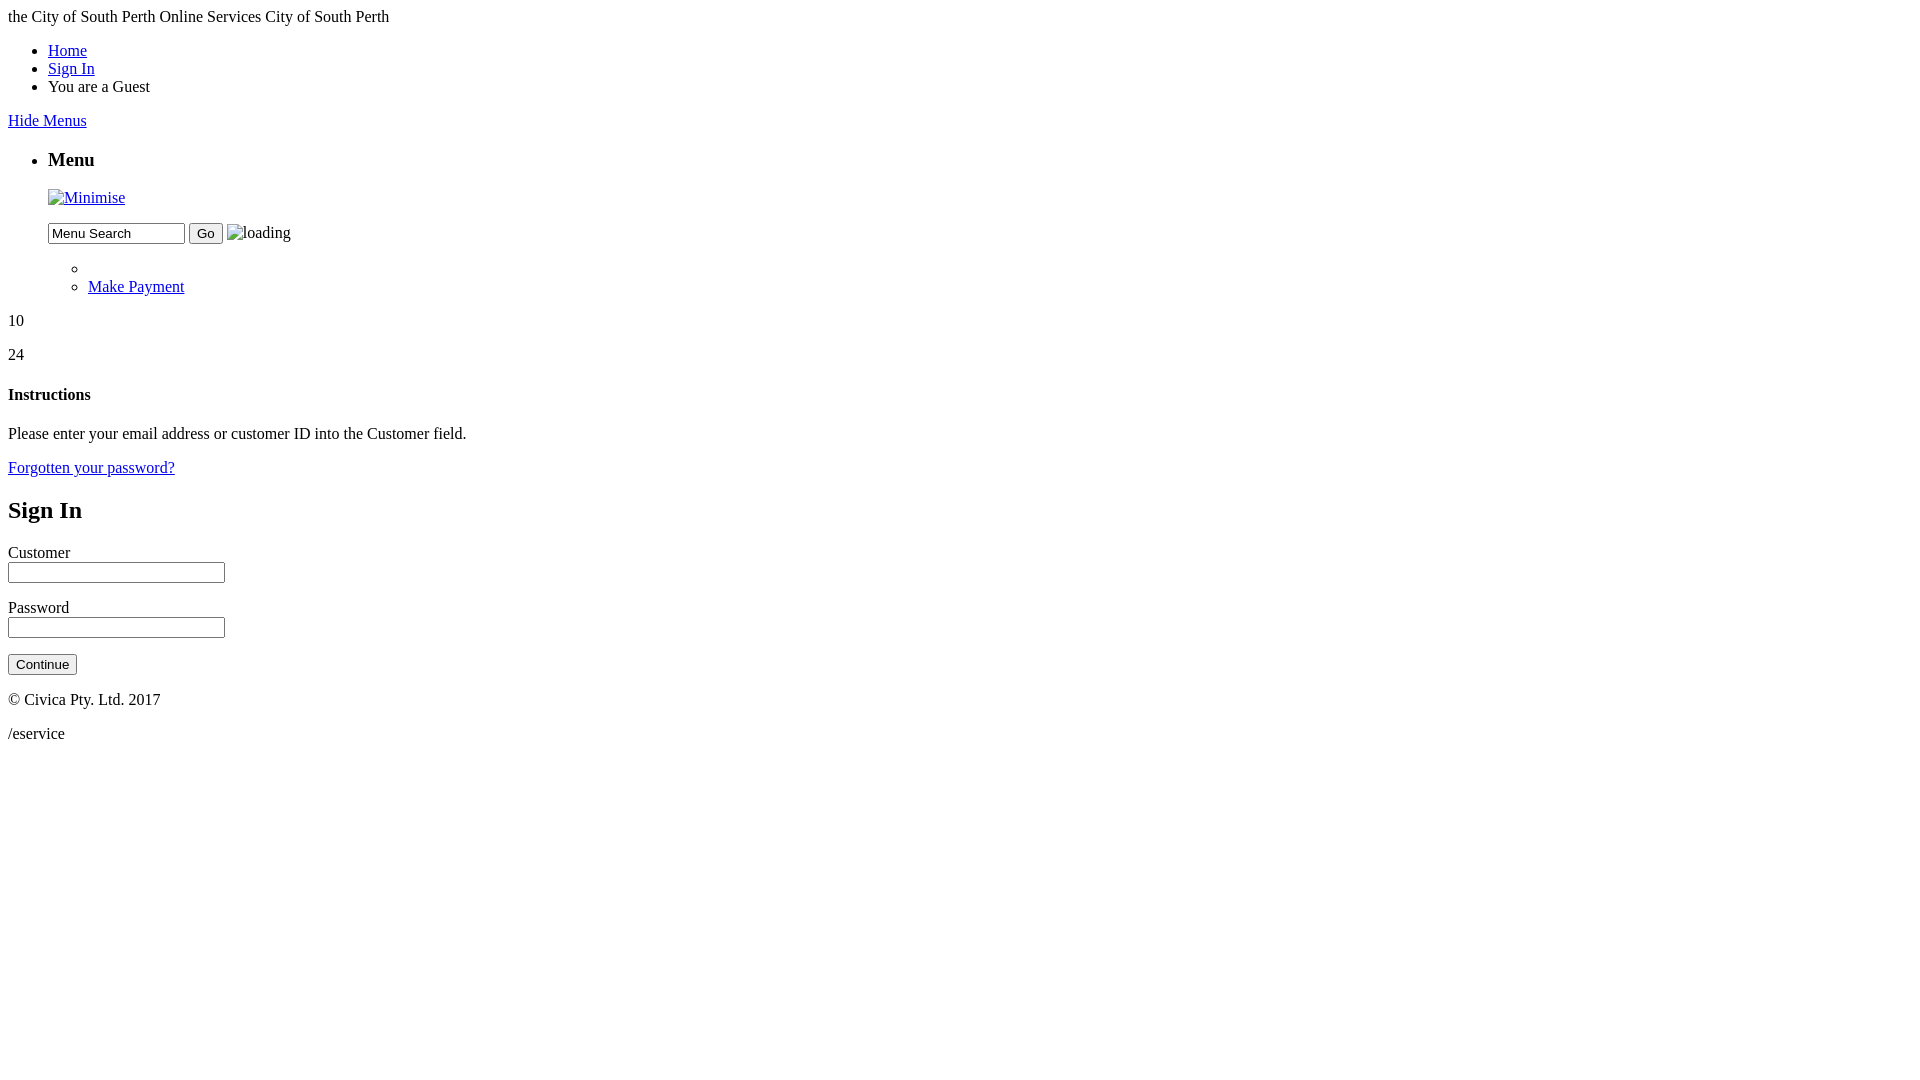 The image size is (1920, 1080). What do you see at coordinates (206, 232) in the screenshot?
I see `'Go'` at bounding box center [206, 232].